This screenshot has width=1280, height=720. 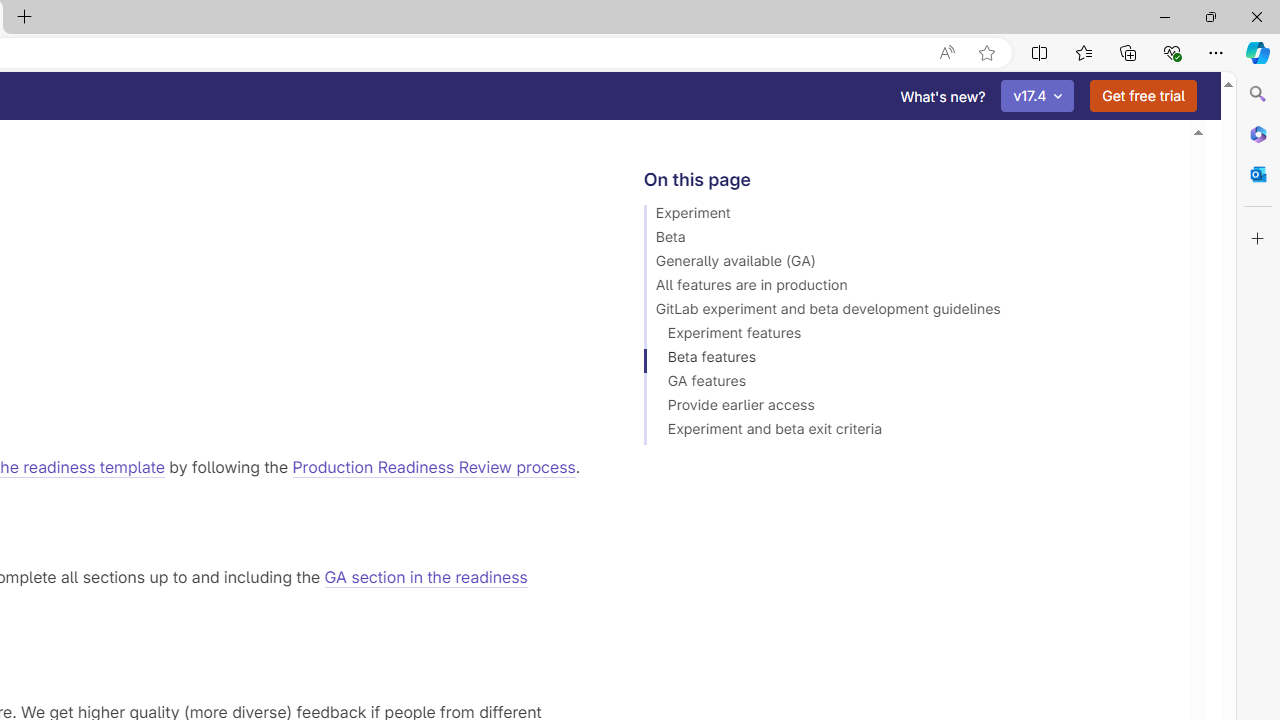 I want to click on 'Get free trial', so click(x=1143, y=96).